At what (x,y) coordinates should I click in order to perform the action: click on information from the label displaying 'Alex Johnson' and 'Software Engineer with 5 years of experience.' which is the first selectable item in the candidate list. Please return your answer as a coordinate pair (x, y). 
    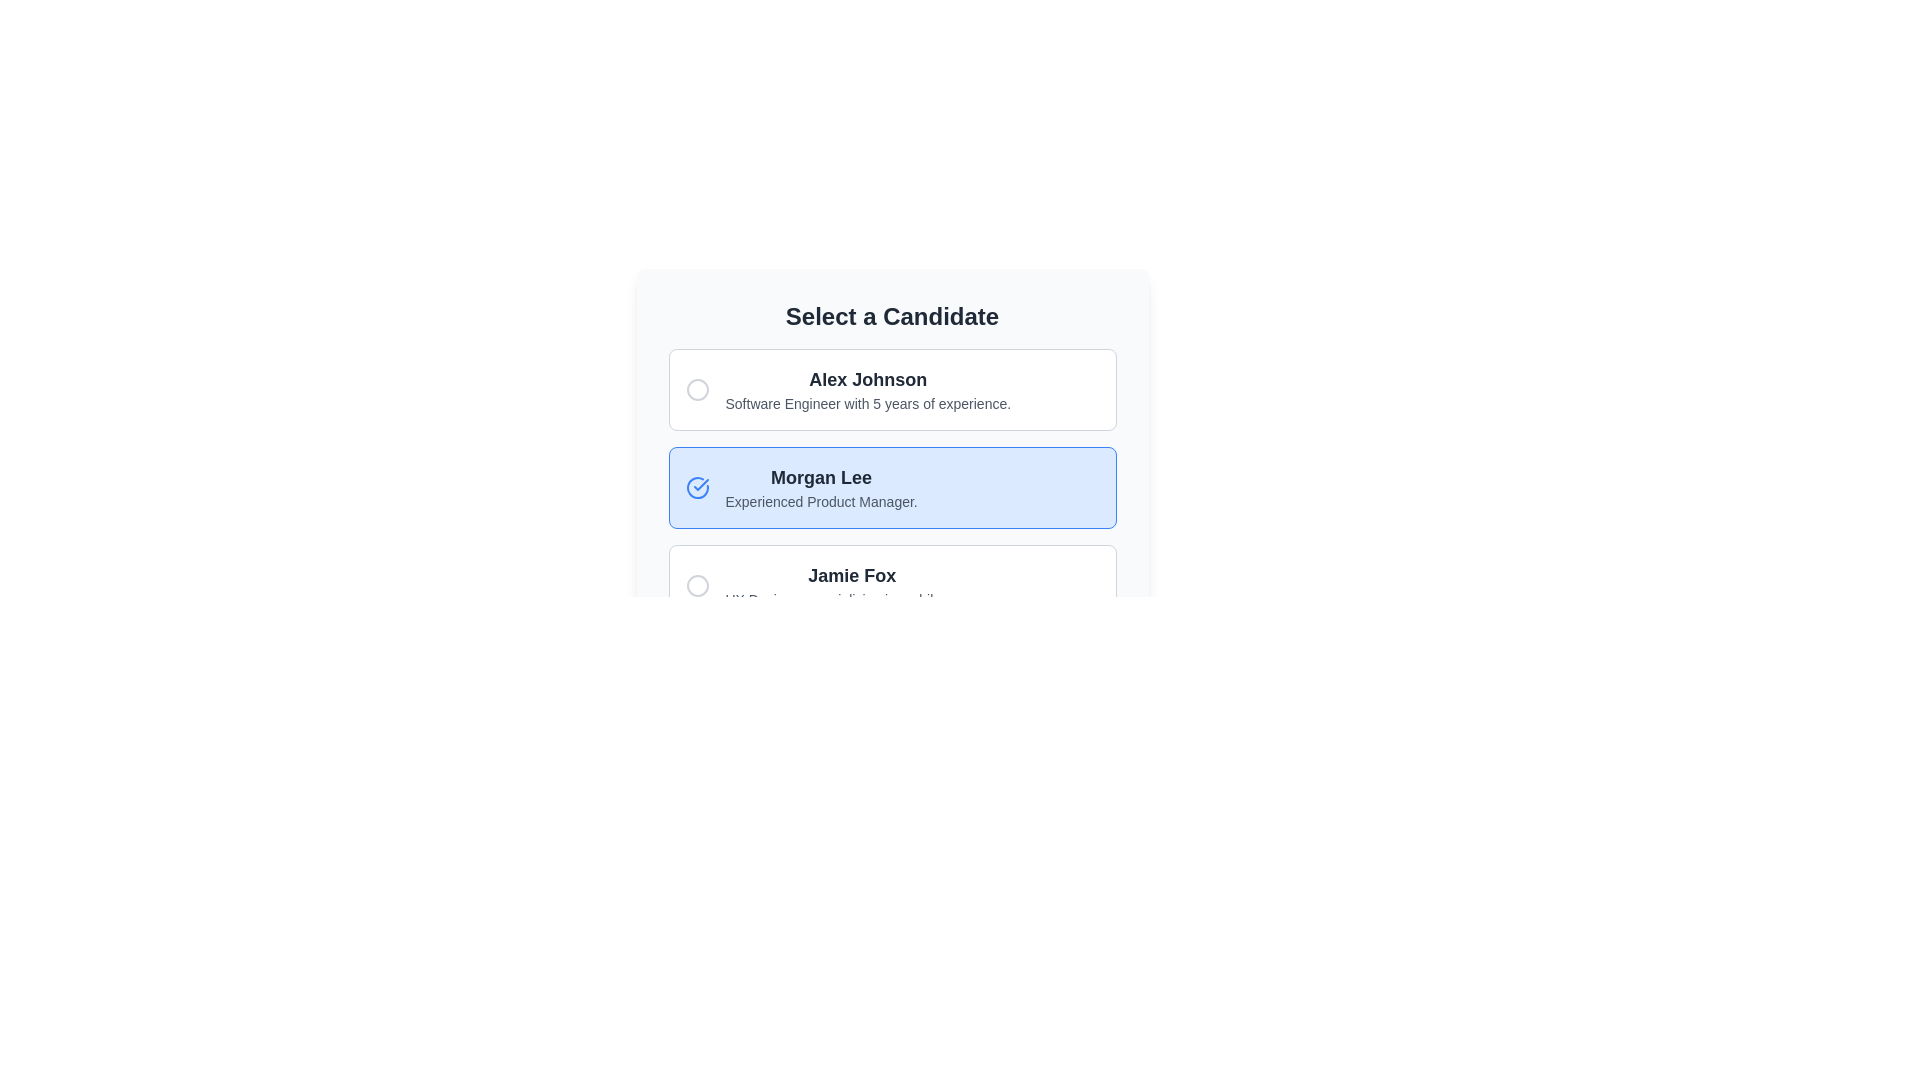
    Looking at the image, I should click on (868, 389).